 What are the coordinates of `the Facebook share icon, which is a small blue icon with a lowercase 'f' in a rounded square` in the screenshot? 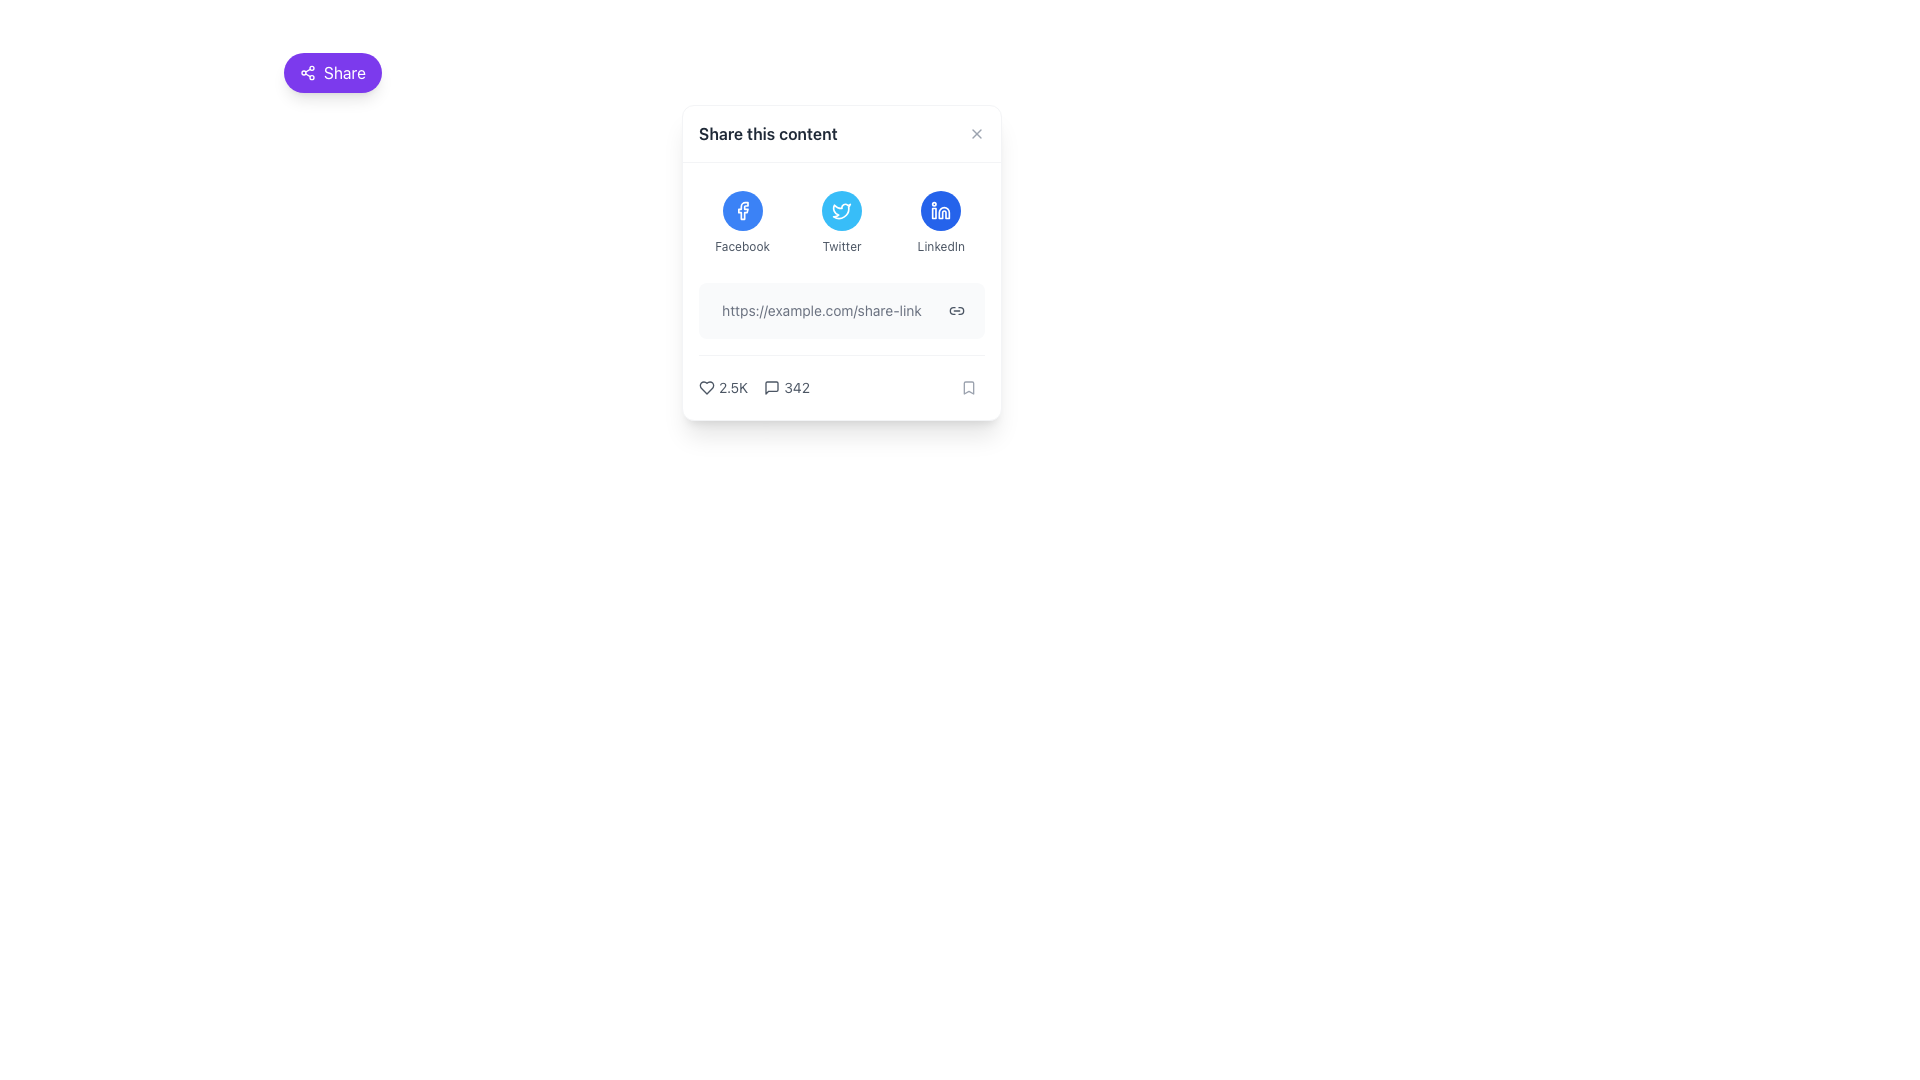 It's located at (742, 211).